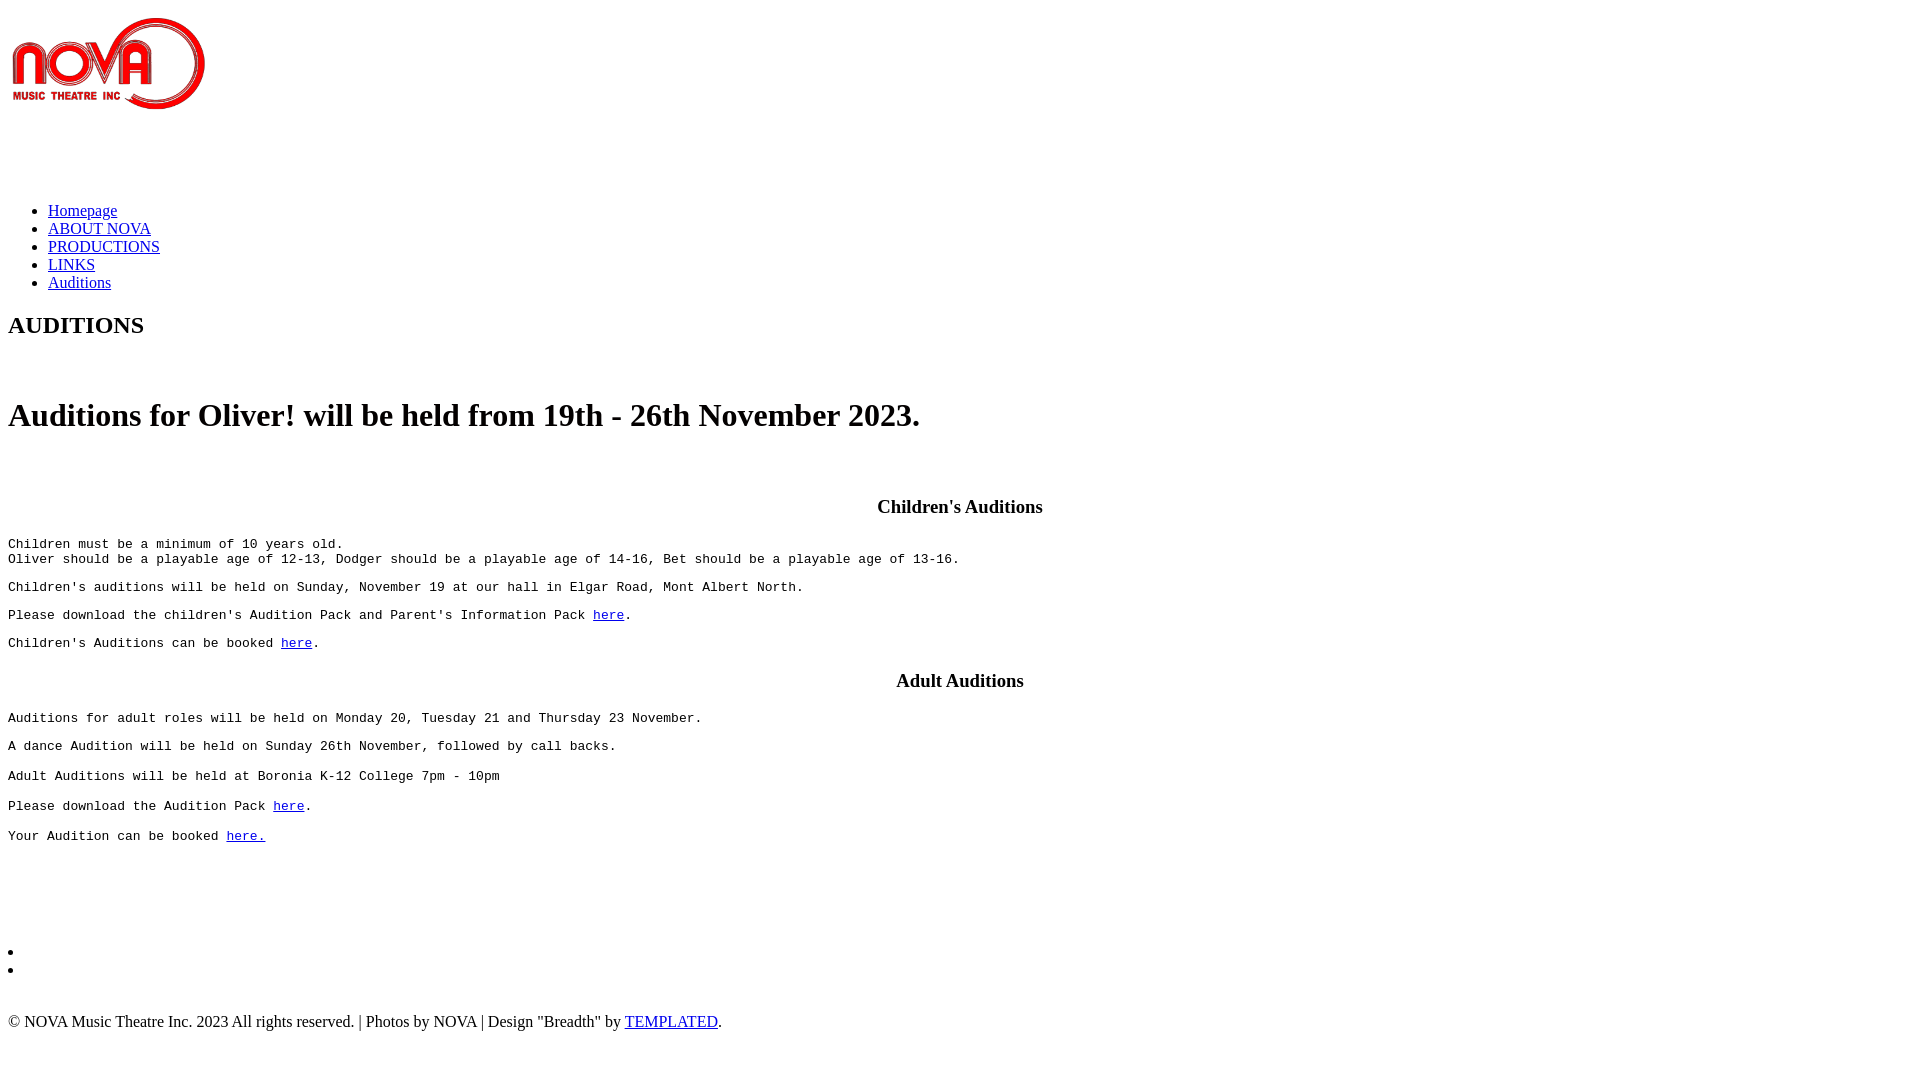 The image size is (1920, 1080). I want to click on 'Homepage', so click(81, 210).